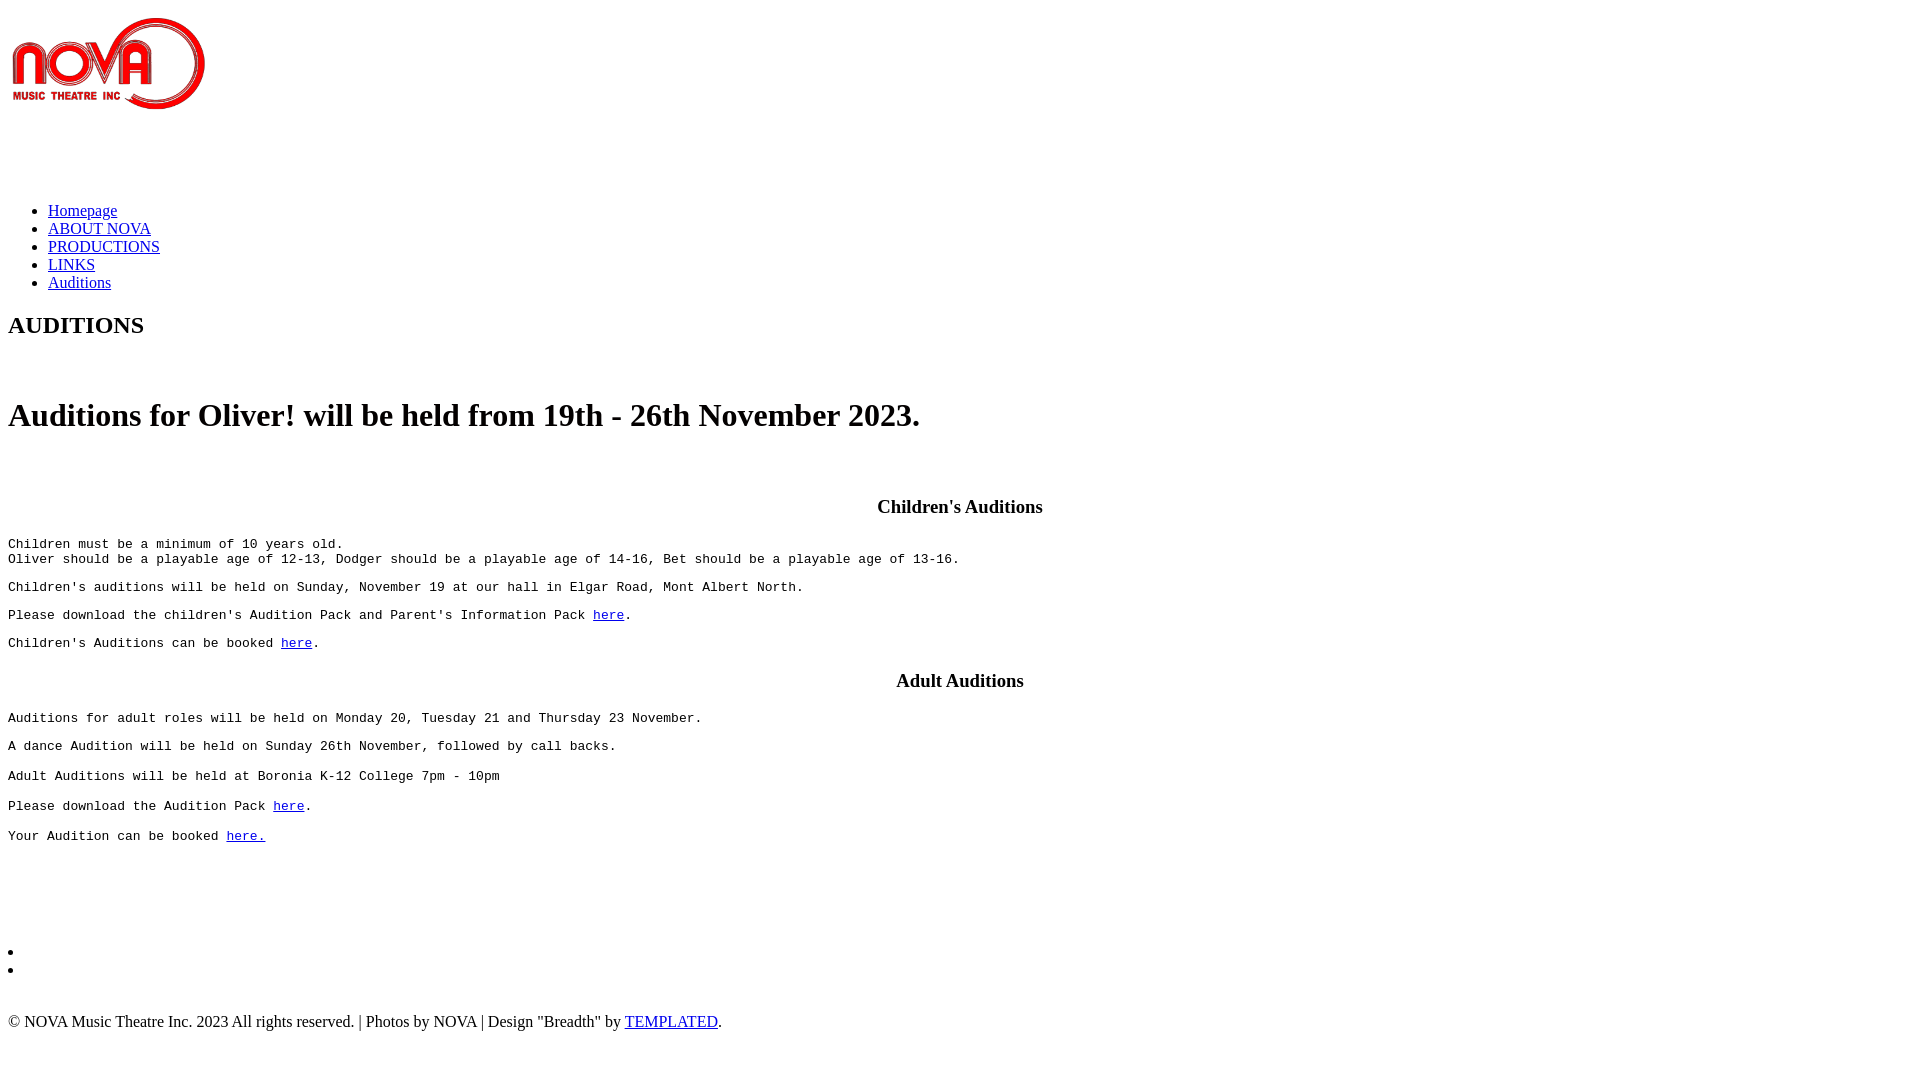 The image size is (1920, 1080). I want to click on 'Homepage', so click(81, 210).